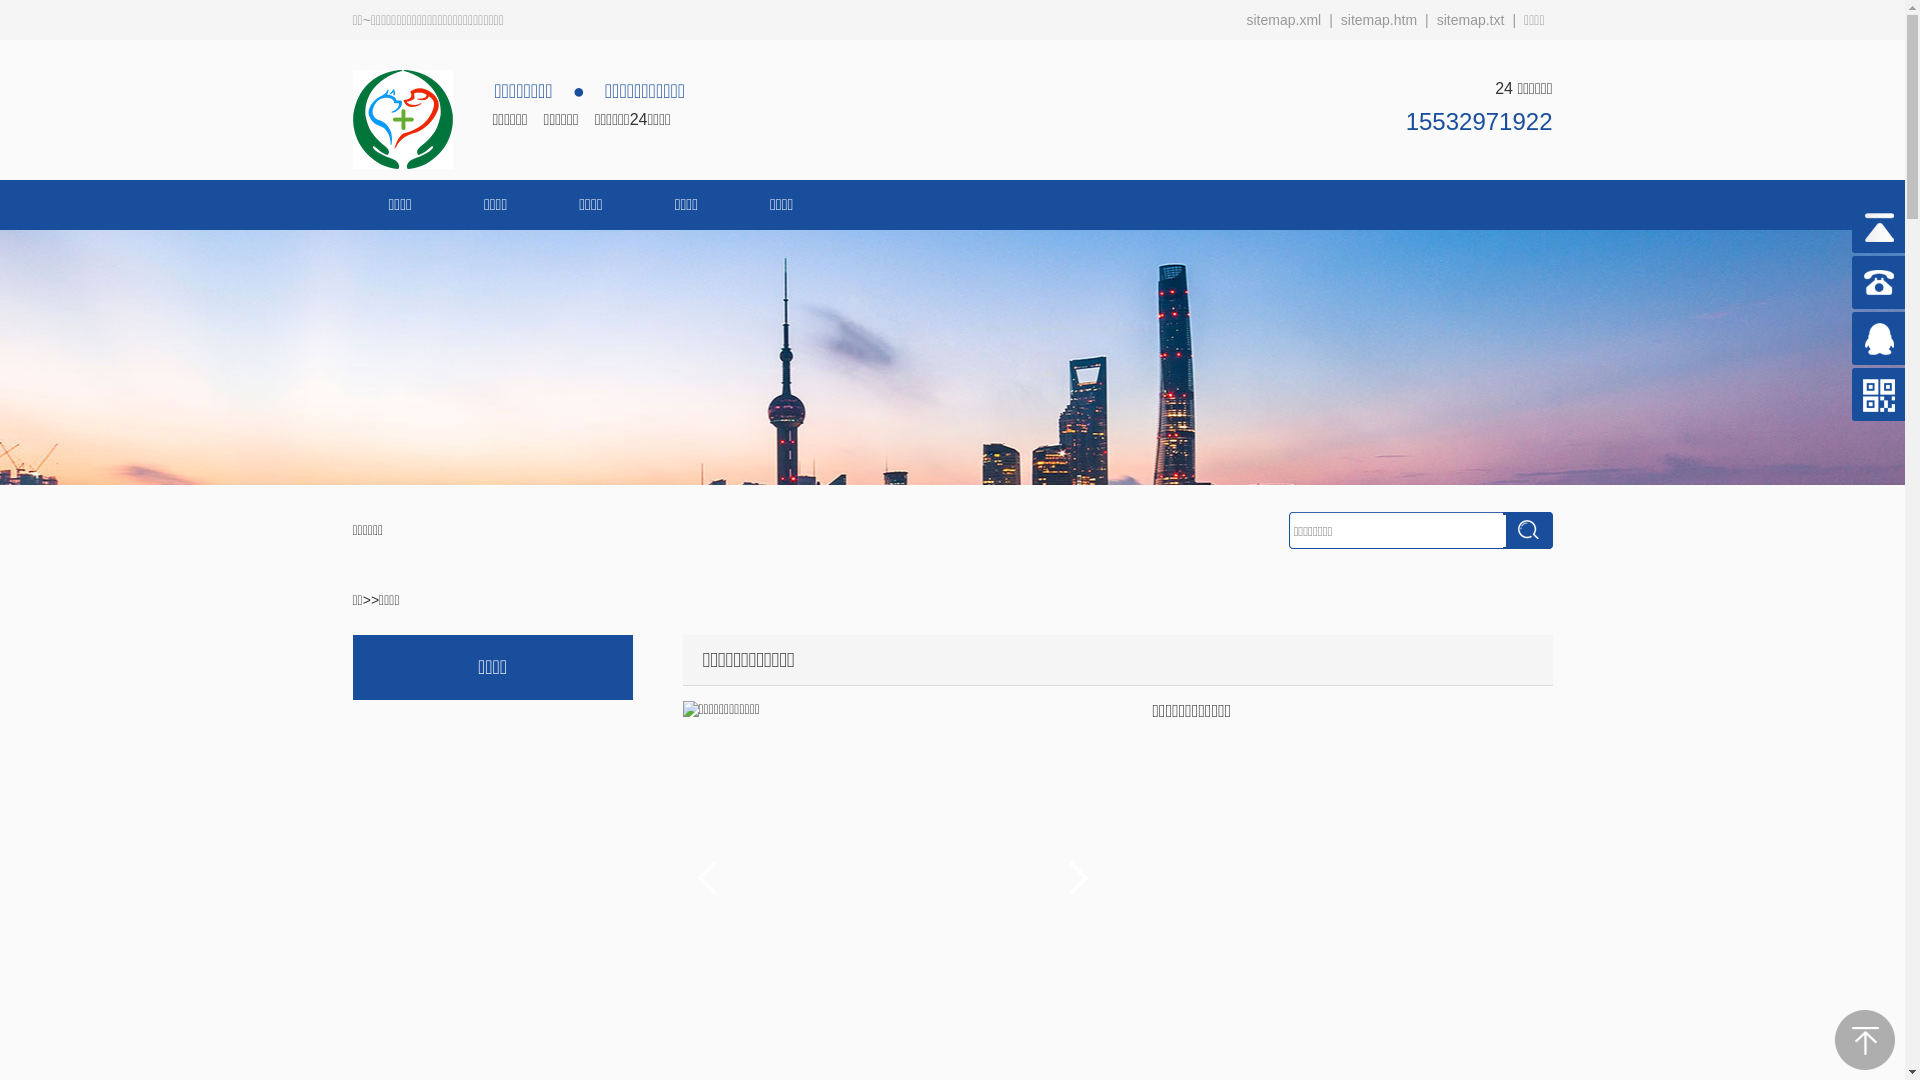  I want to click on 'sitemap.txt', so click(1470, 19).